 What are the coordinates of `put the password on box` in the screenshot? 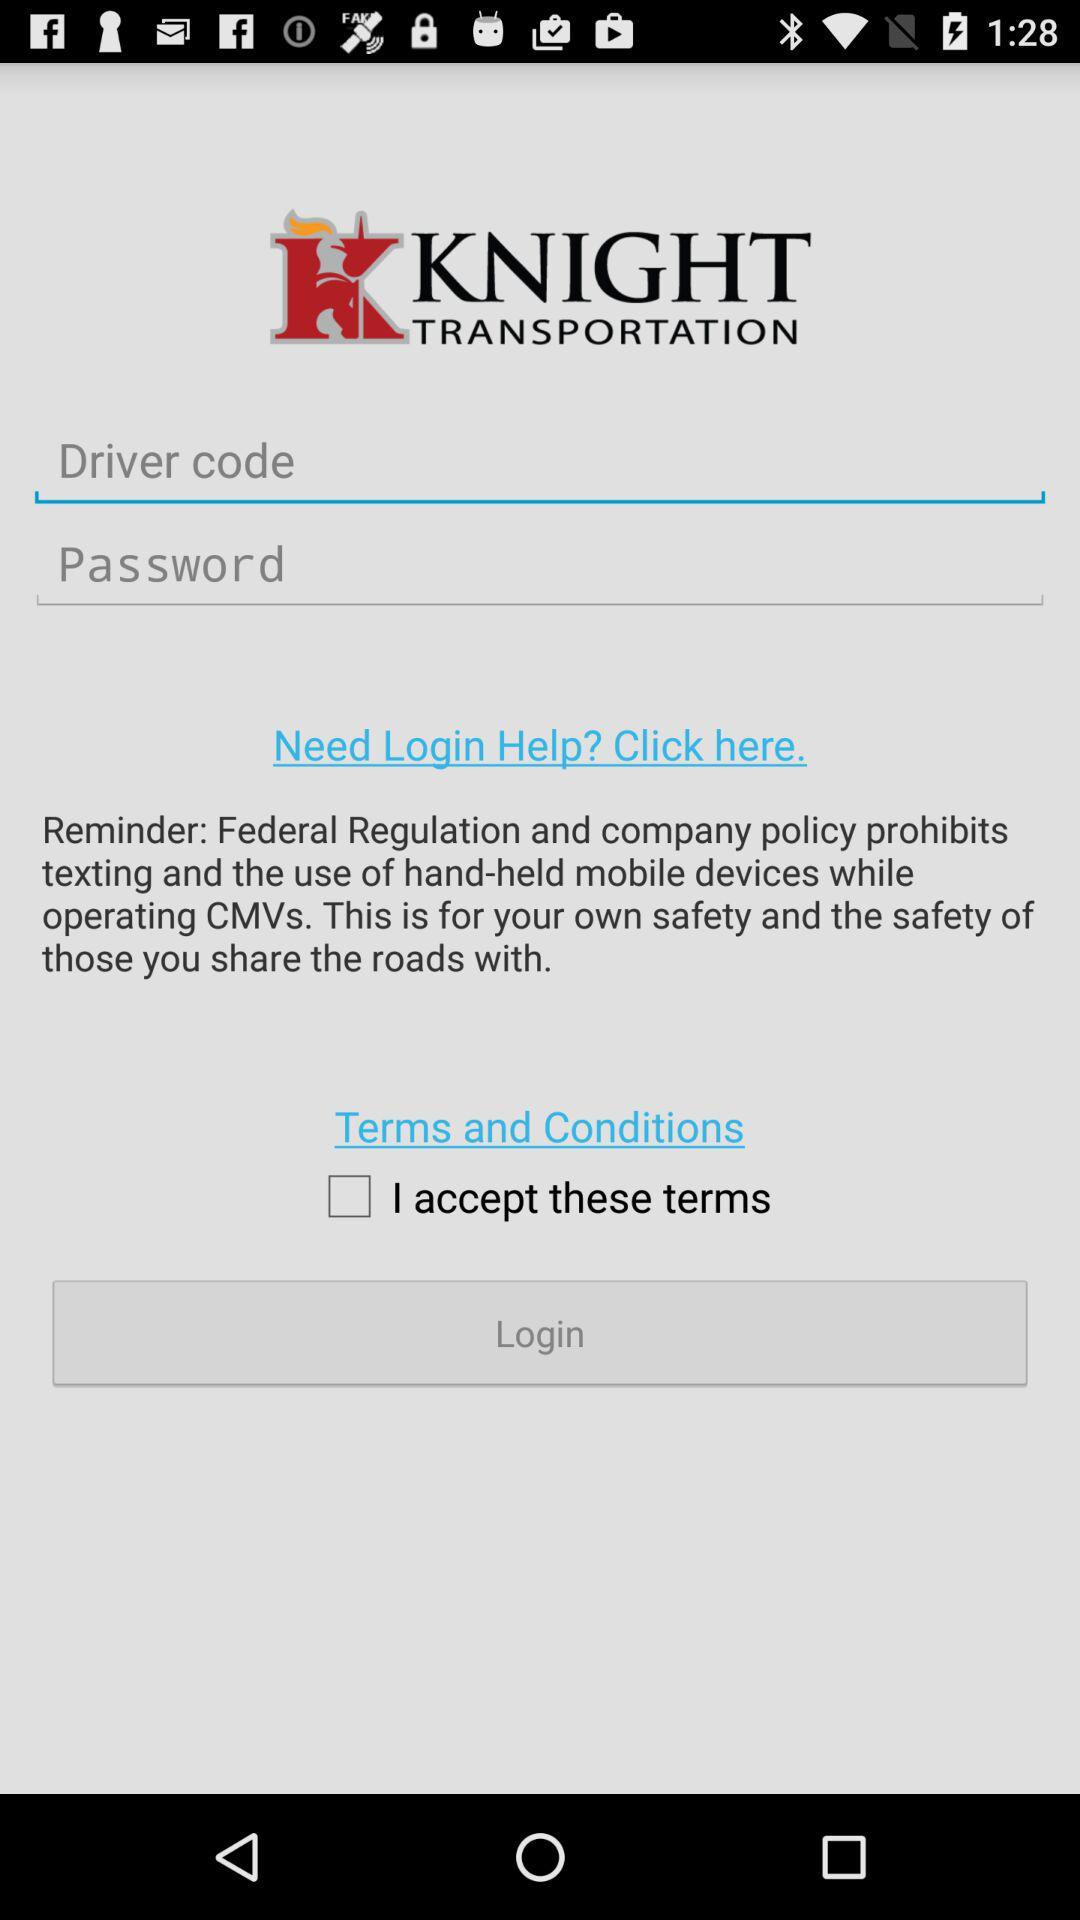 It's located at (540, 562).